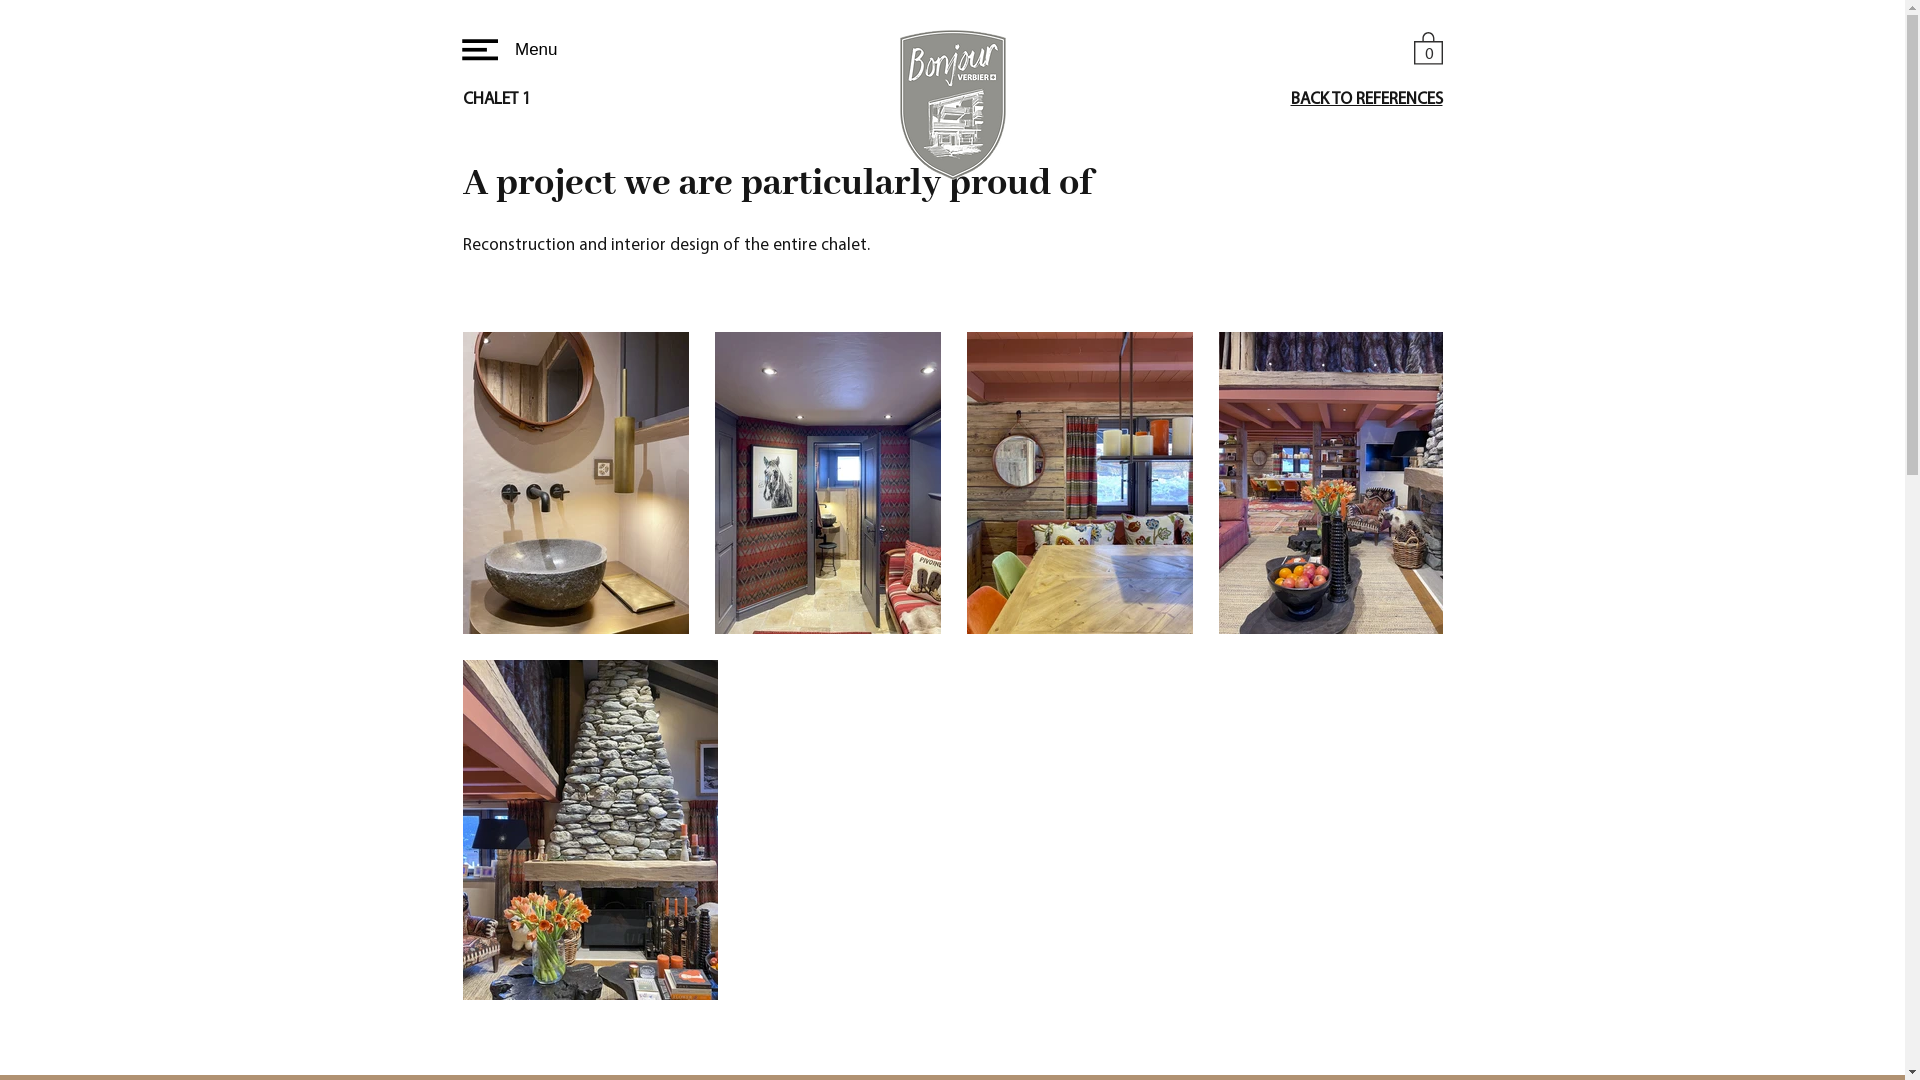  I want to click on 'Menu', so click(506, 49).